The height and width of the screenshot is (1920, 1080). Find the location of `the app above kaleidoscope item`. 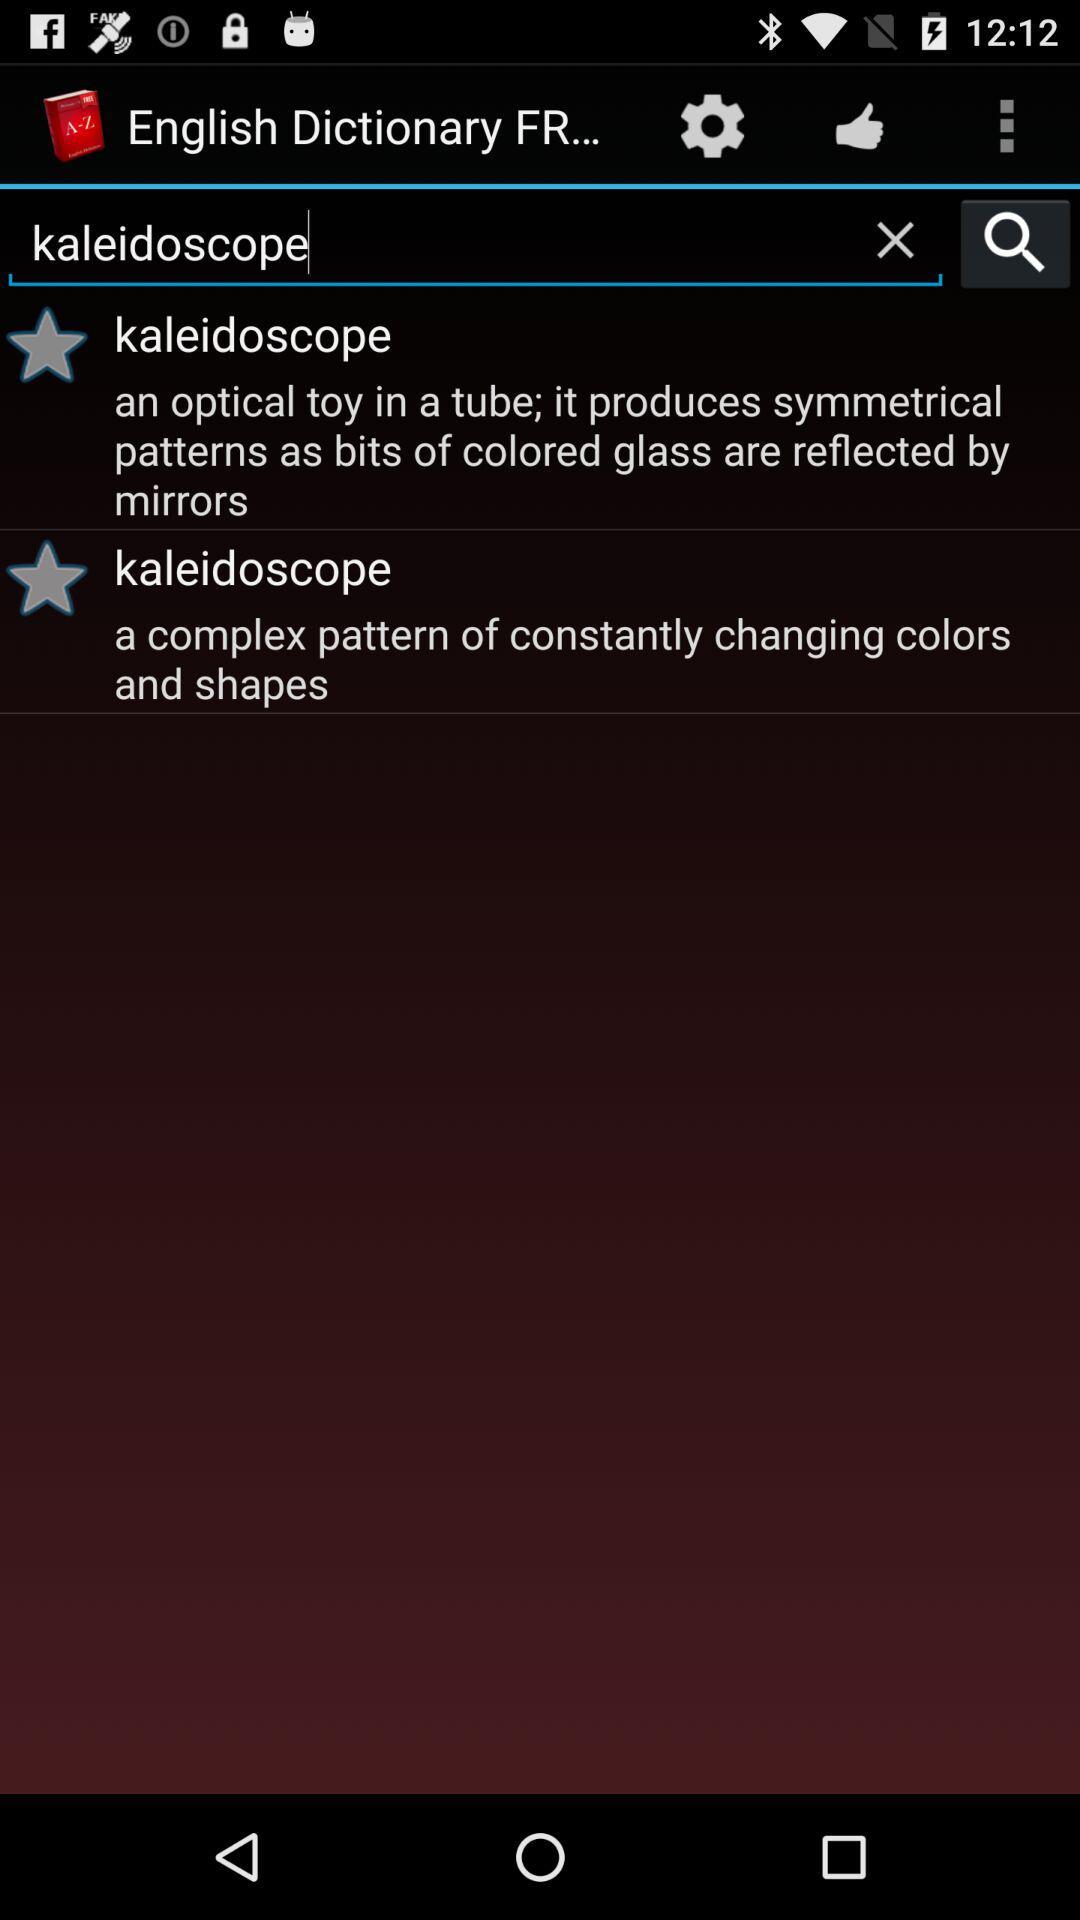

the app above kaleidoscope item is located at coordinates (894, 240).